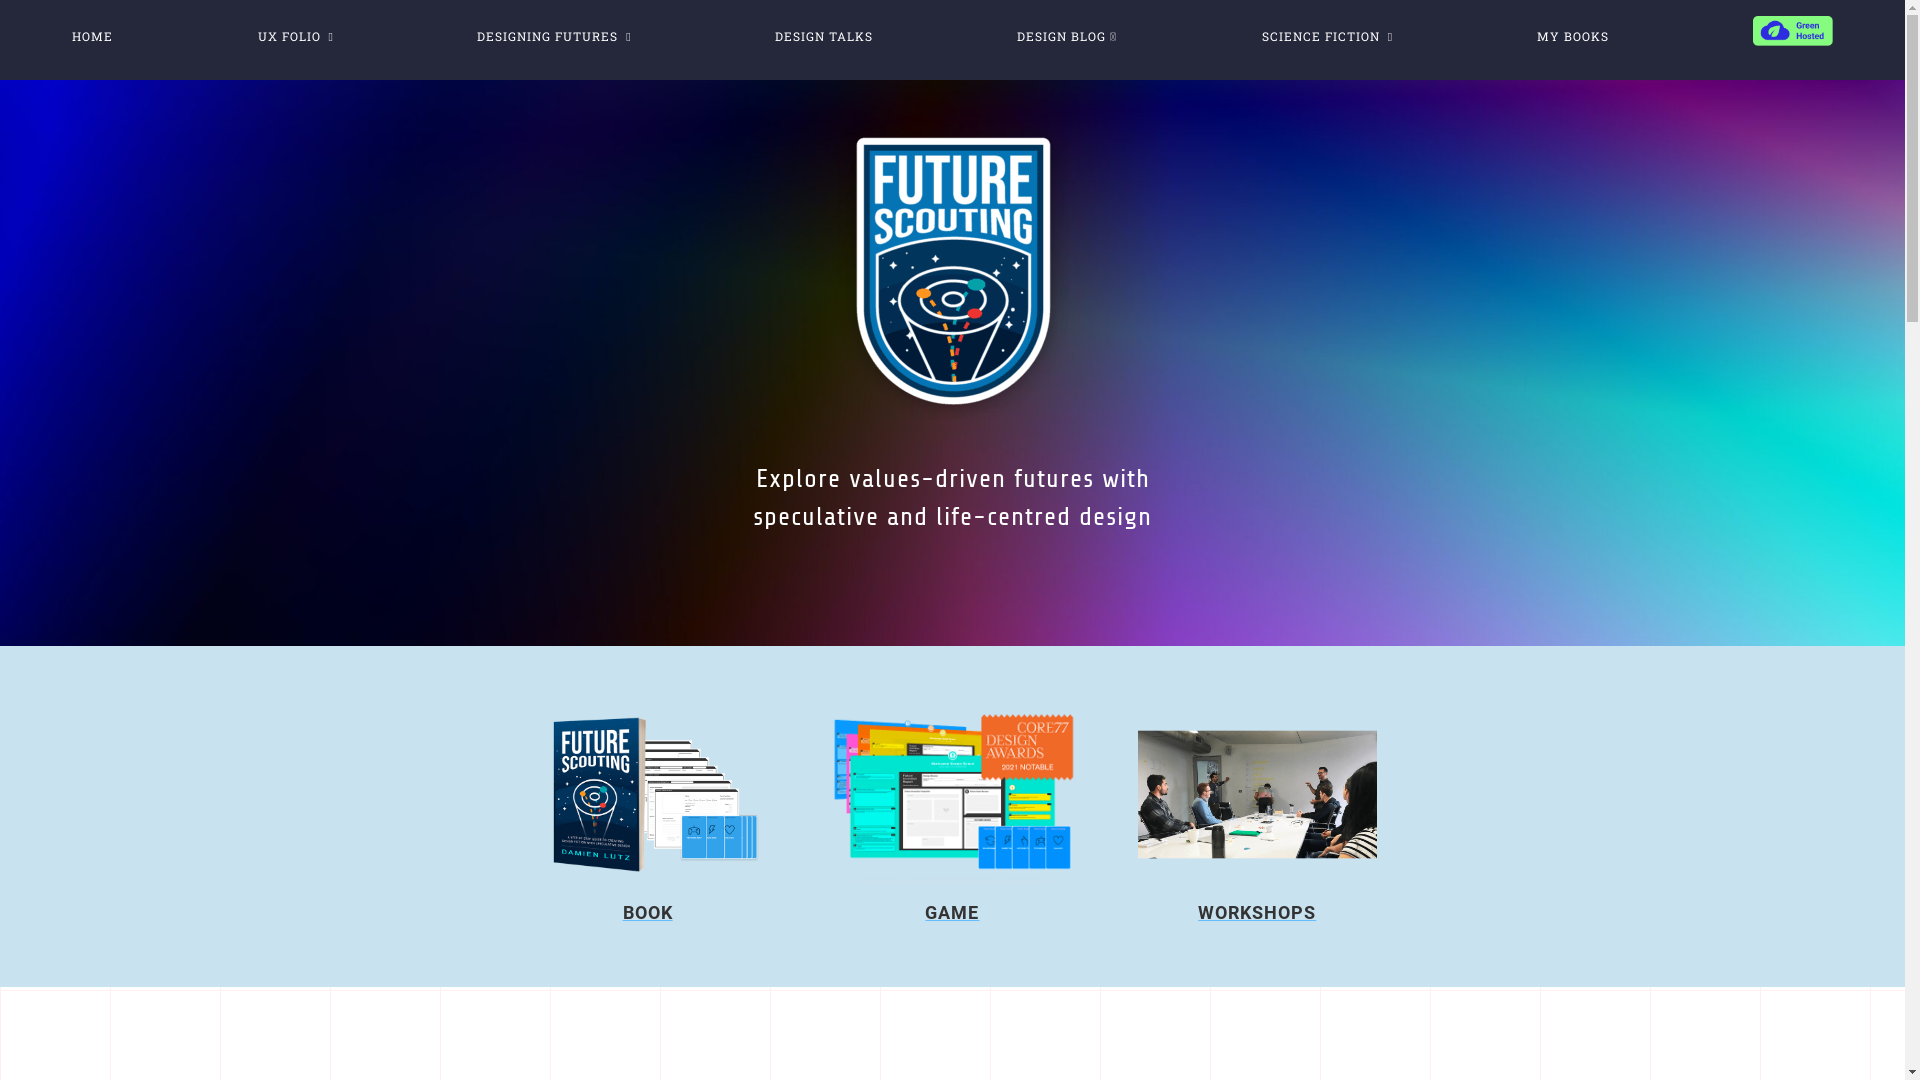 This screenshot has height=1080, width=1920. I want to click on 'tile-fs-book-resources-jul21-3 (2)', so click(647, 793).